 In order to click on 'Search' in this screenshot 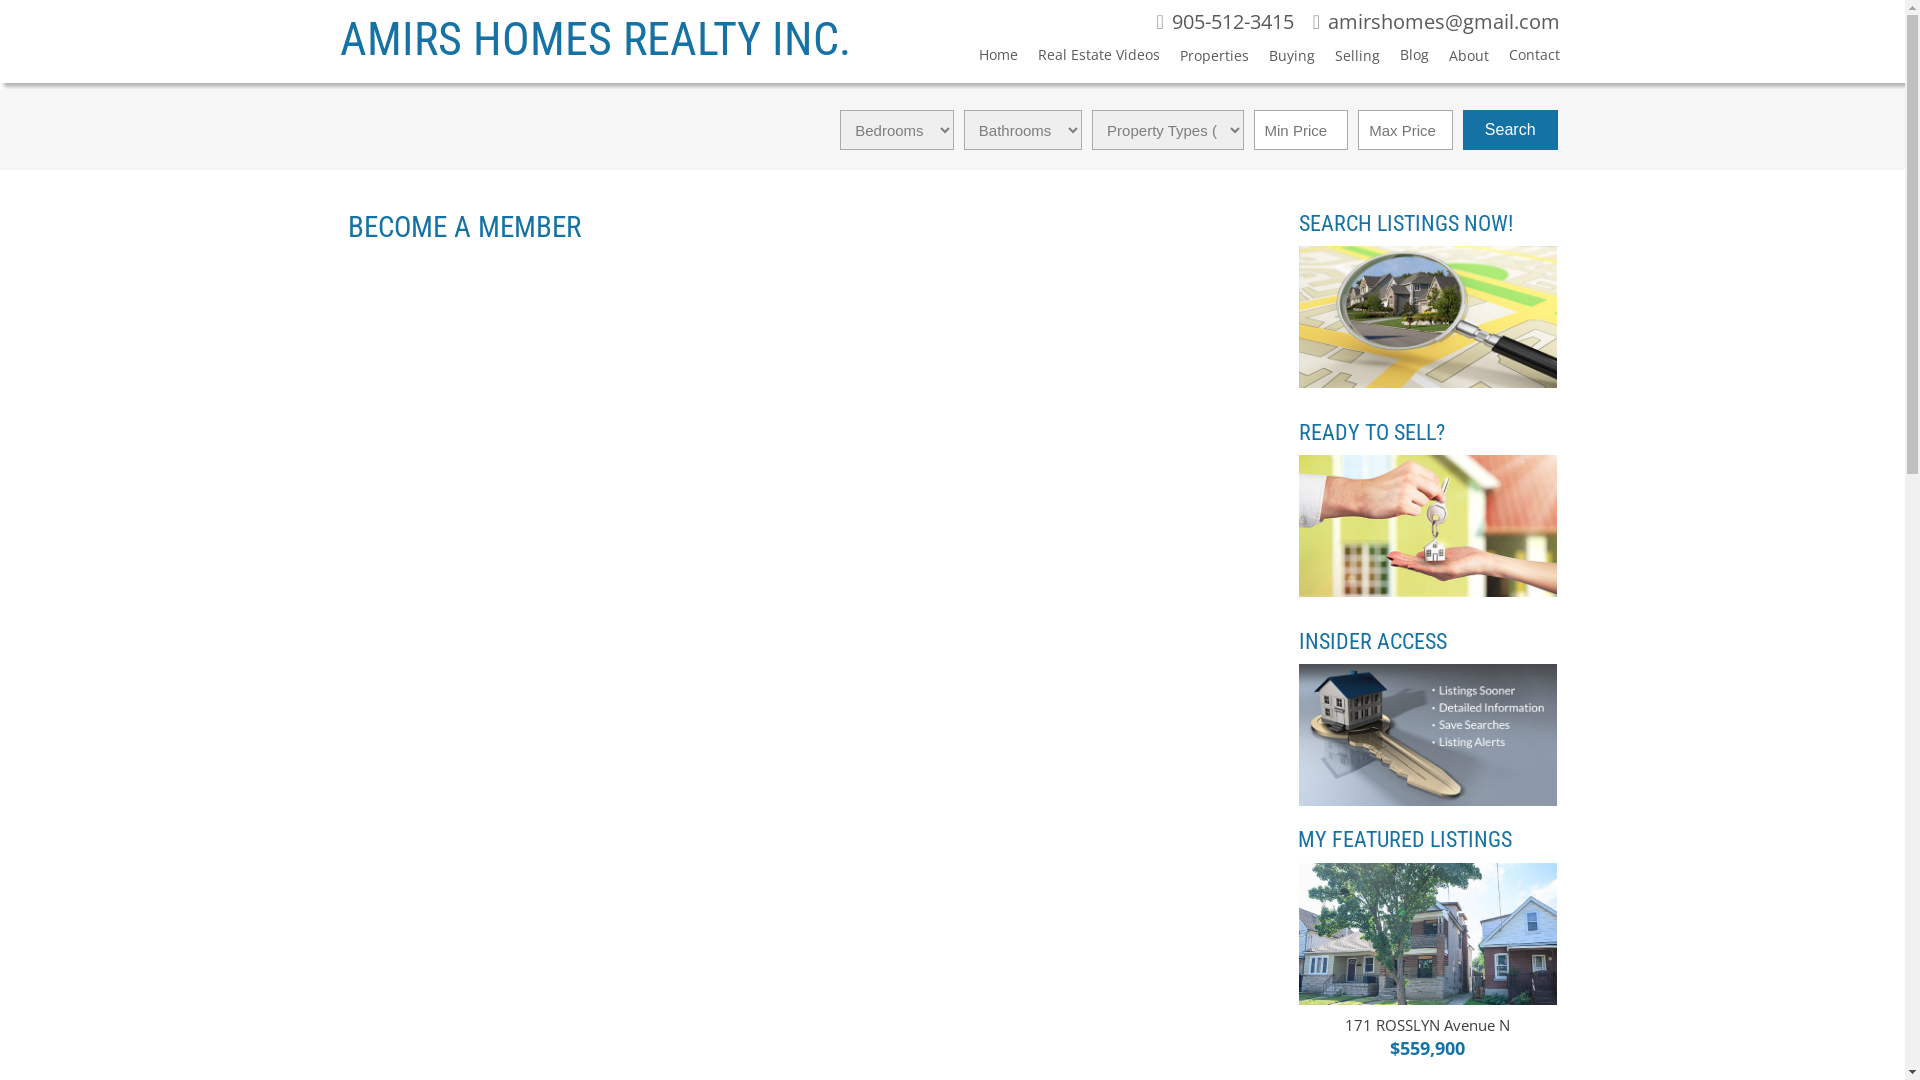, I will do `click(1510, 130)`.